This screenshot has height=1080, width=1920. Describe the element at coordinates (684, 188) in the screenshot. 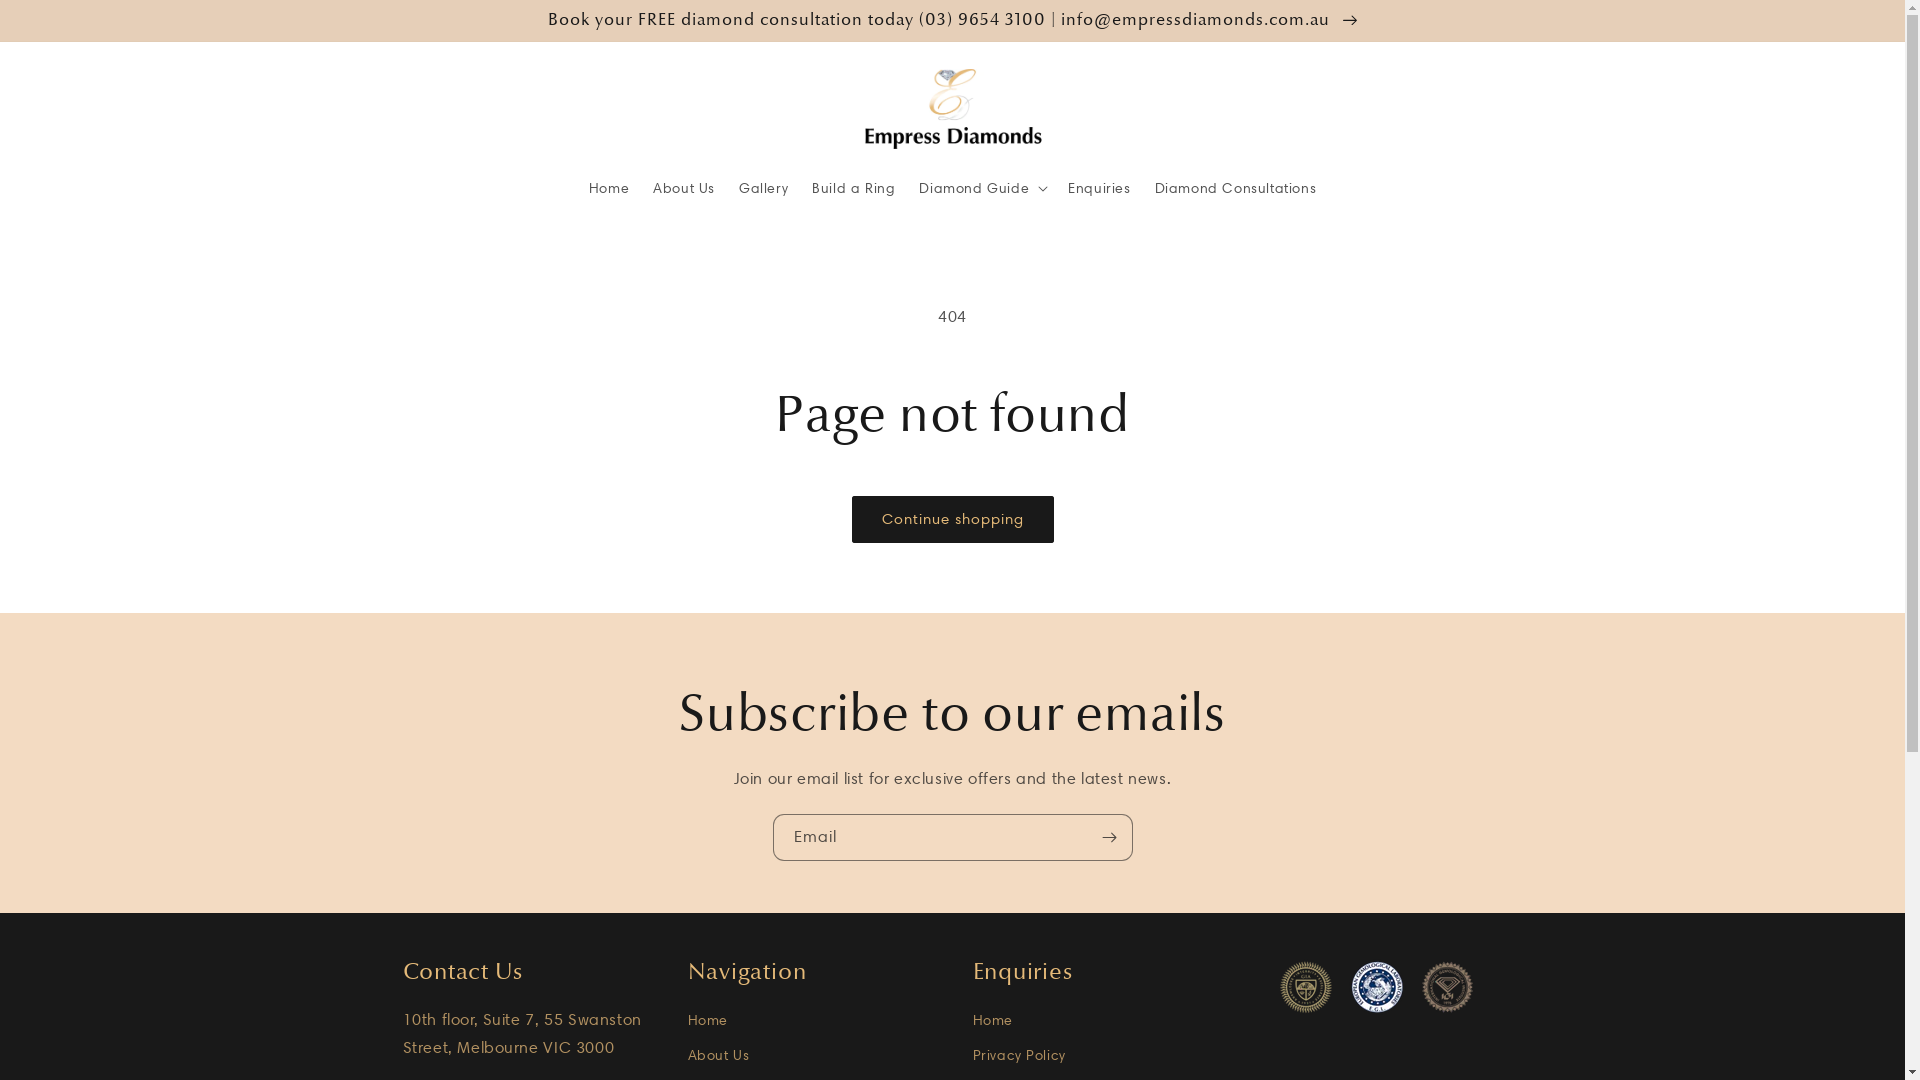

I see `'About Us'` at that location.